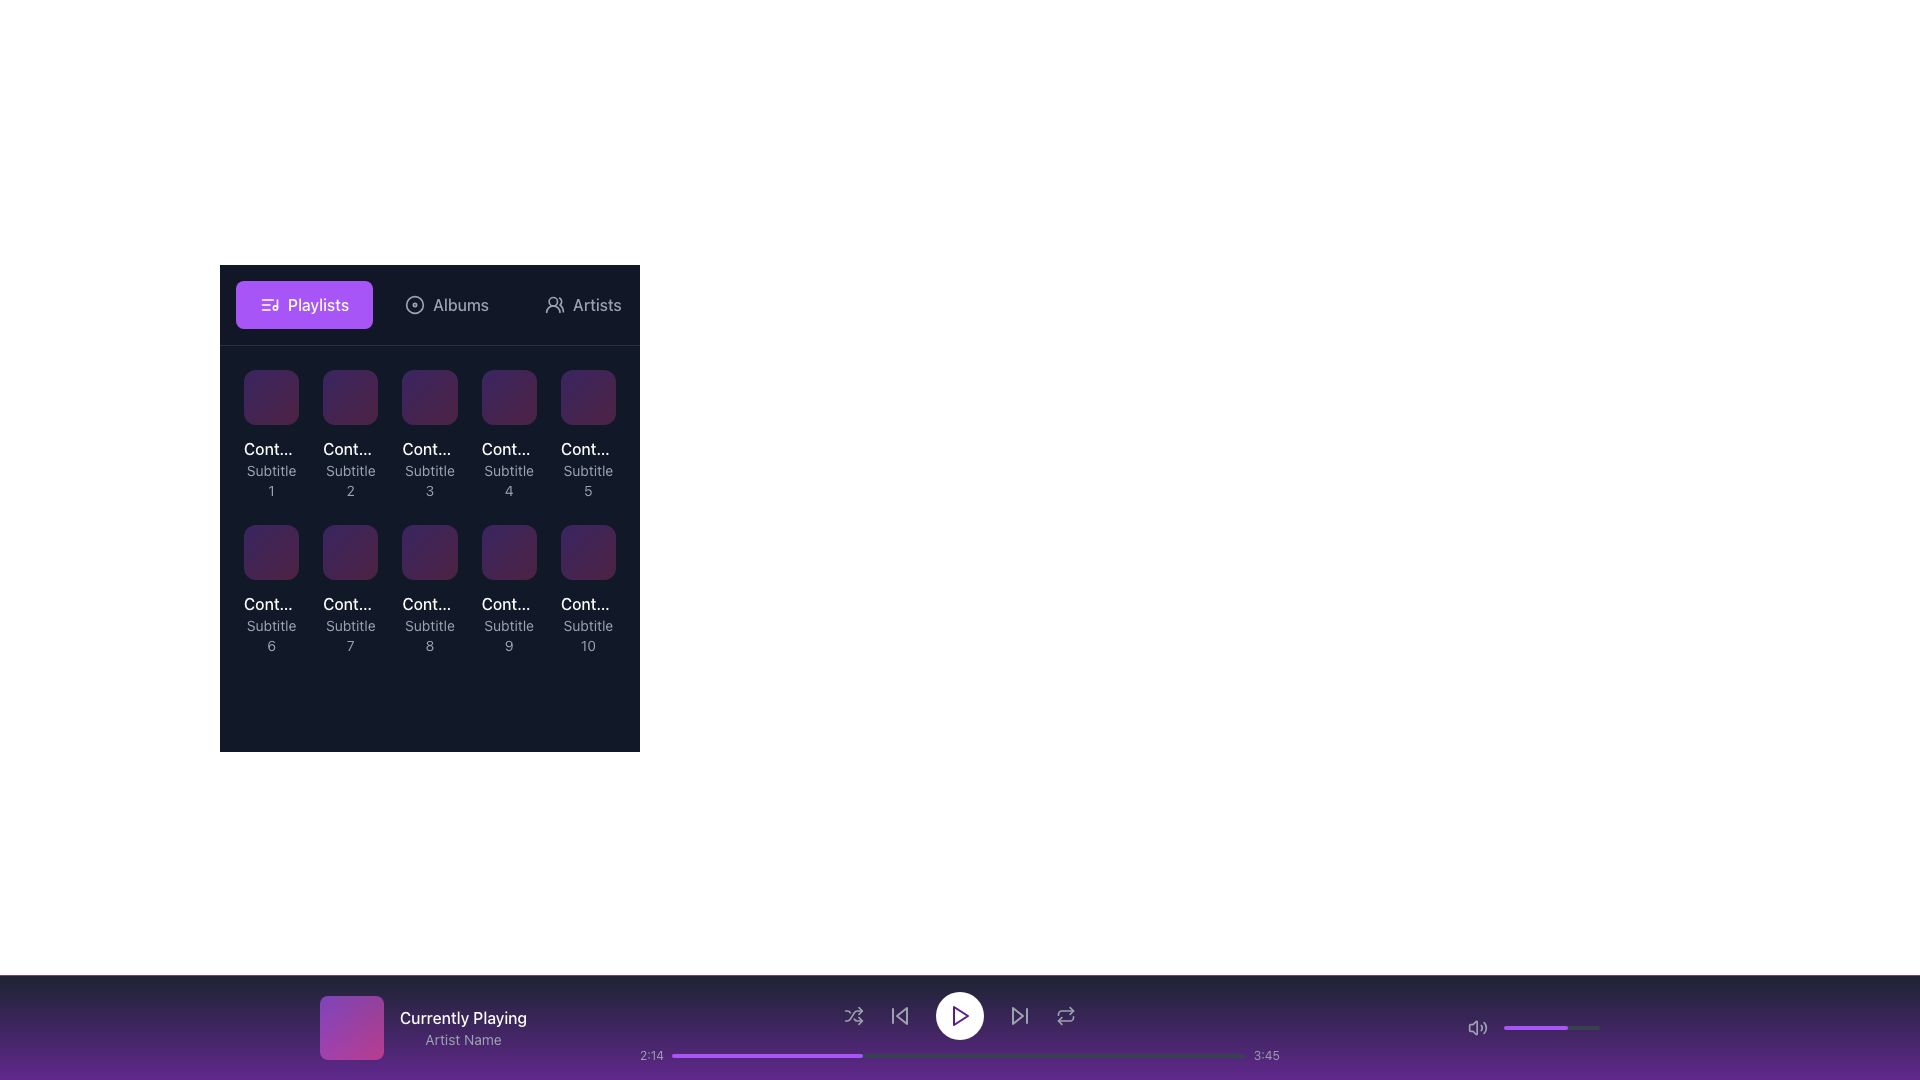  What do you see at coordinates (509, 397) in the screenshot?
I see `the fourth card` at bounding box center [509, 397].